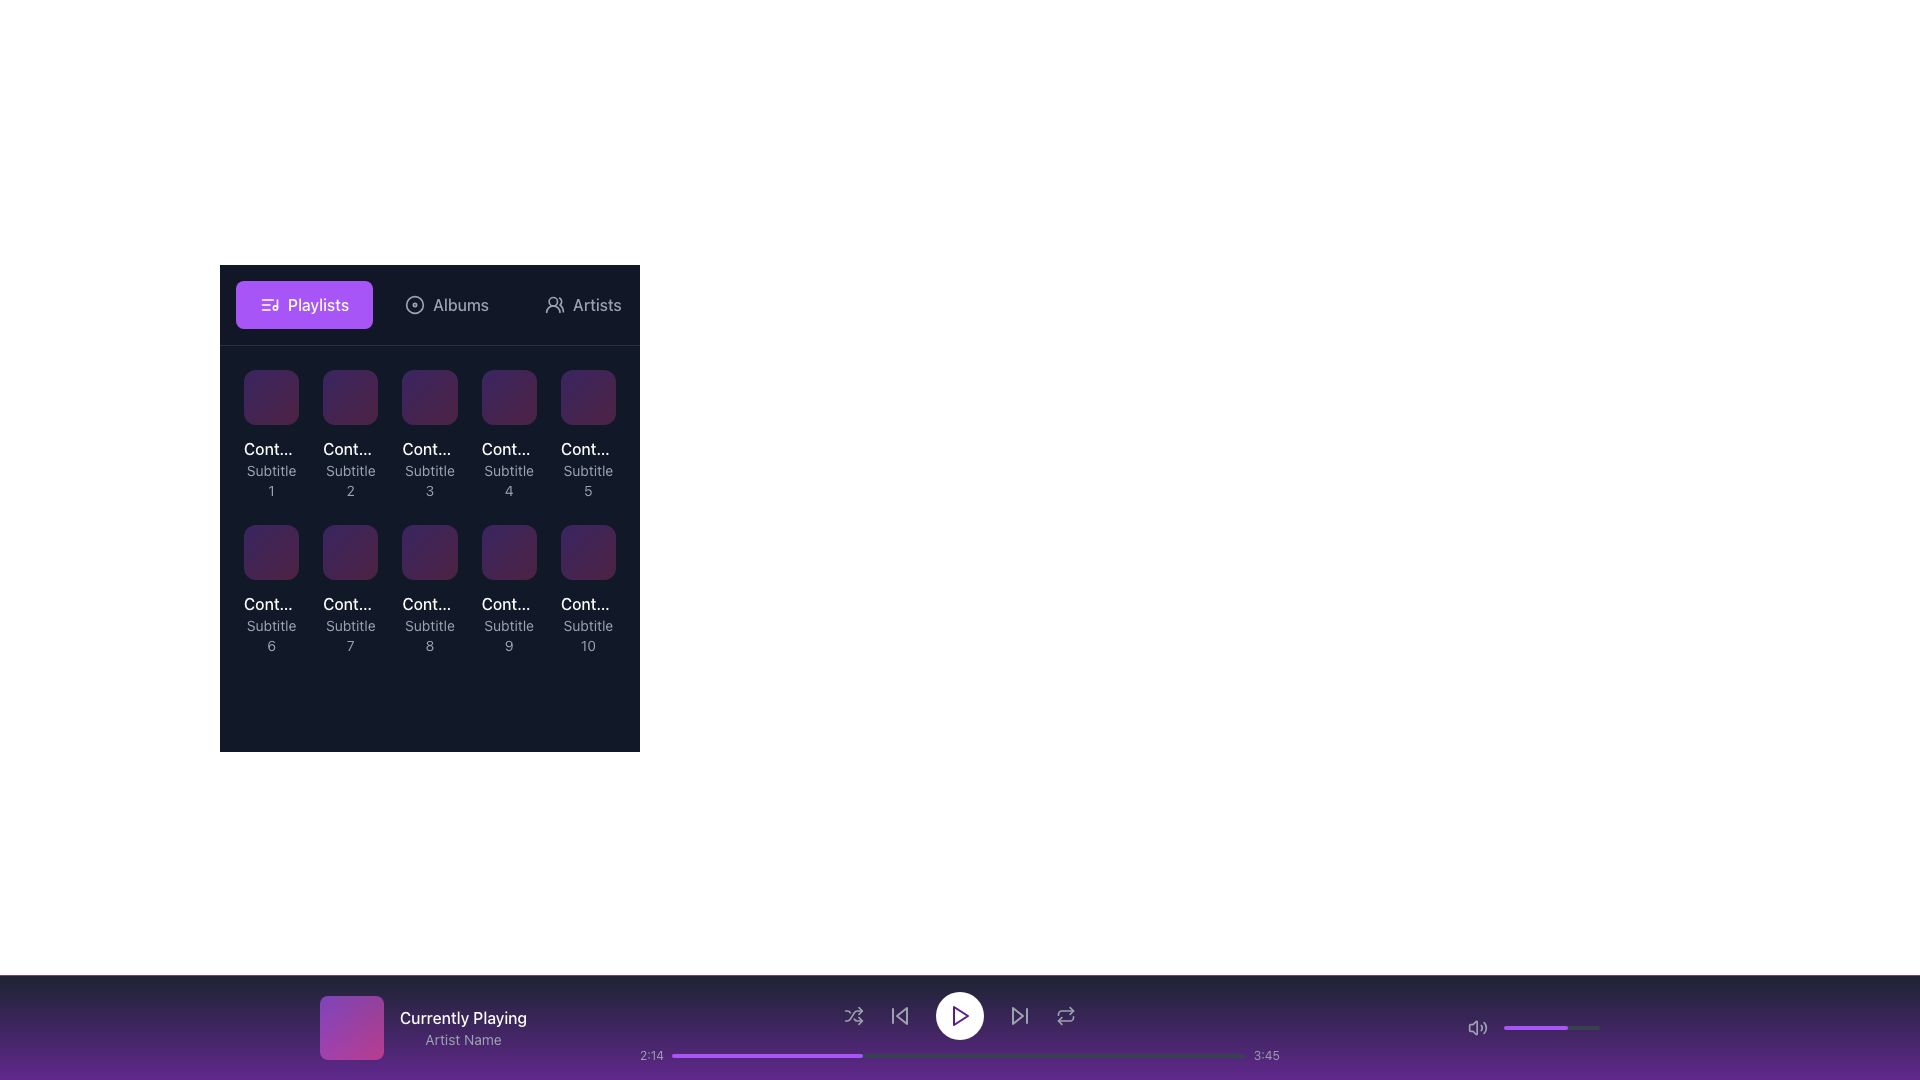  What do you see at coordinates (509, 397) in the screenshot?
I see `the fourth card` at bounding box center [509, 397].